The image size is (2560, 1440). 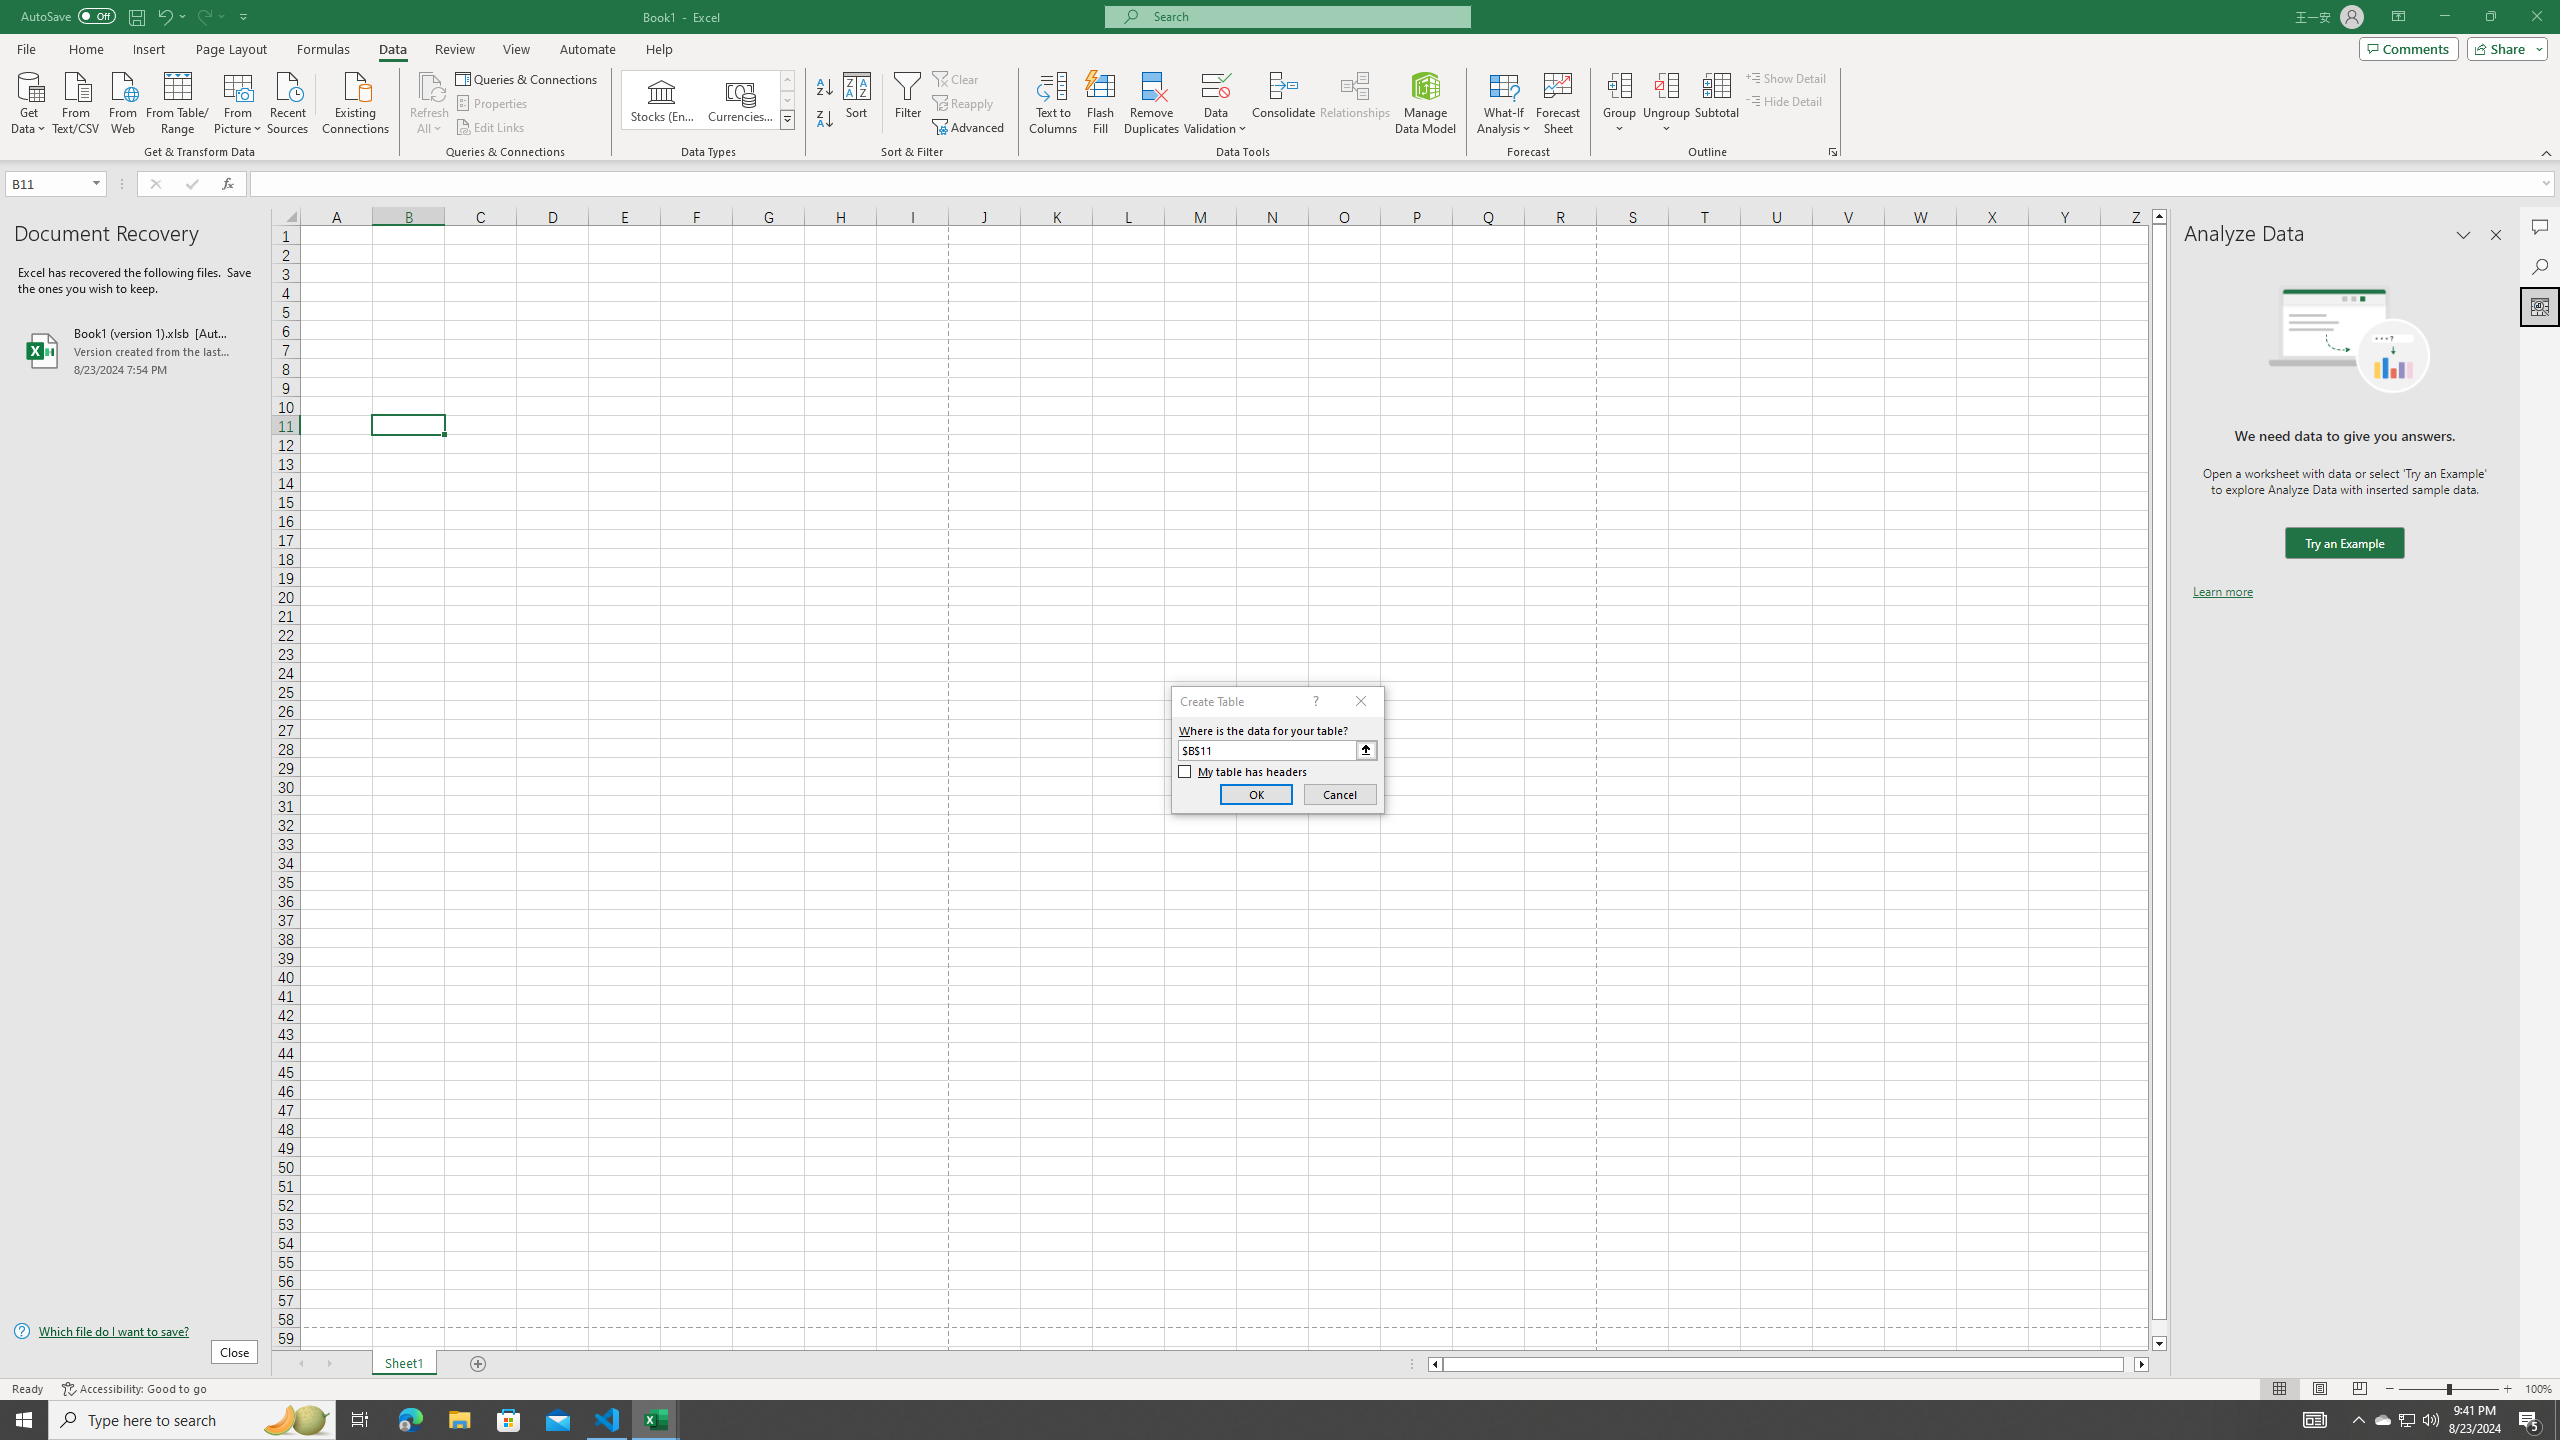 What do you see at coordinates (709, 99) in the screenshot?
I see `'AutomationID: ConvertToLinkedEntity'` at bounding box center [709, 99].